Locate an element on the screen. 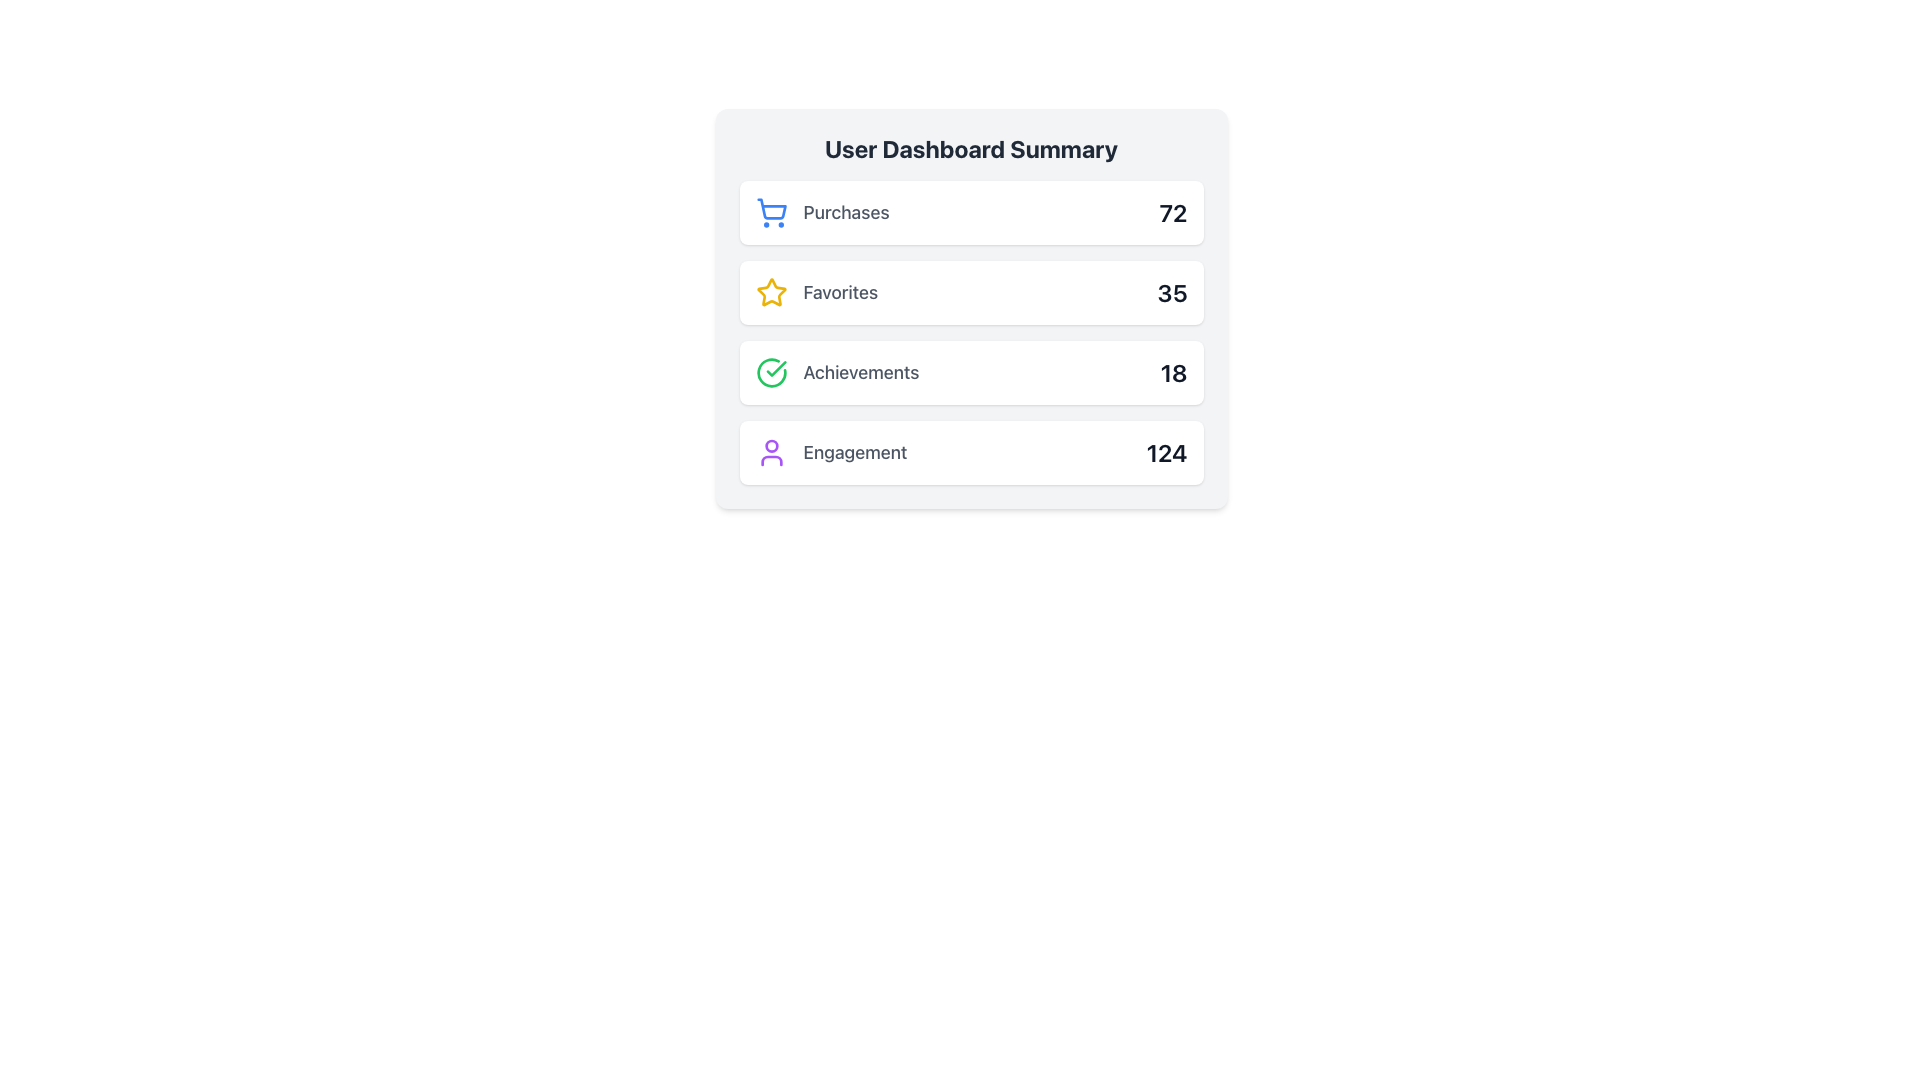 This screenshot has width=1920, height=1080. the user icon with a purple circular outline located to the left of the 'Engagement' text in the fourth row of the 'User Dashboard Summary' card is located at coordinates (770, 452).